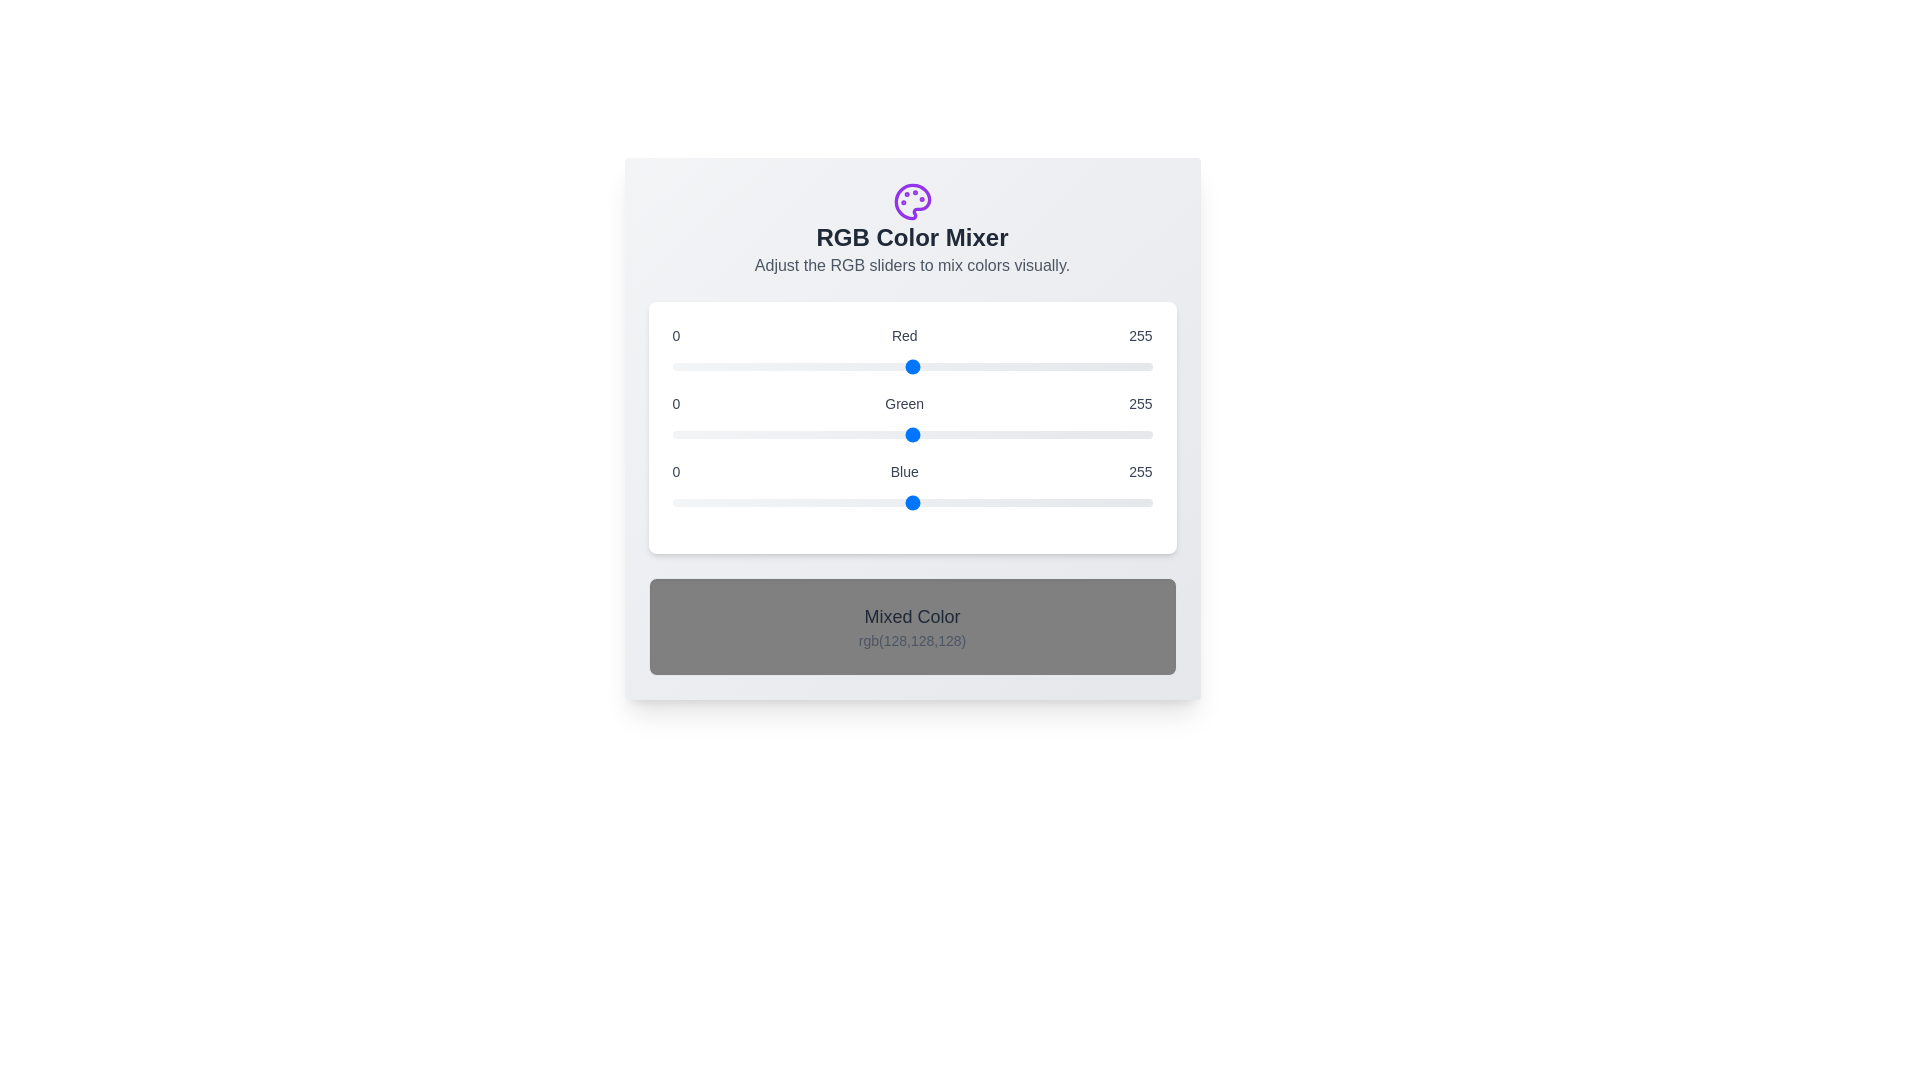  What do you see at coordinates (843, 434) in the screenshot?
I see `the green slider to set the green component to 91` at bounding box center [843, 434].